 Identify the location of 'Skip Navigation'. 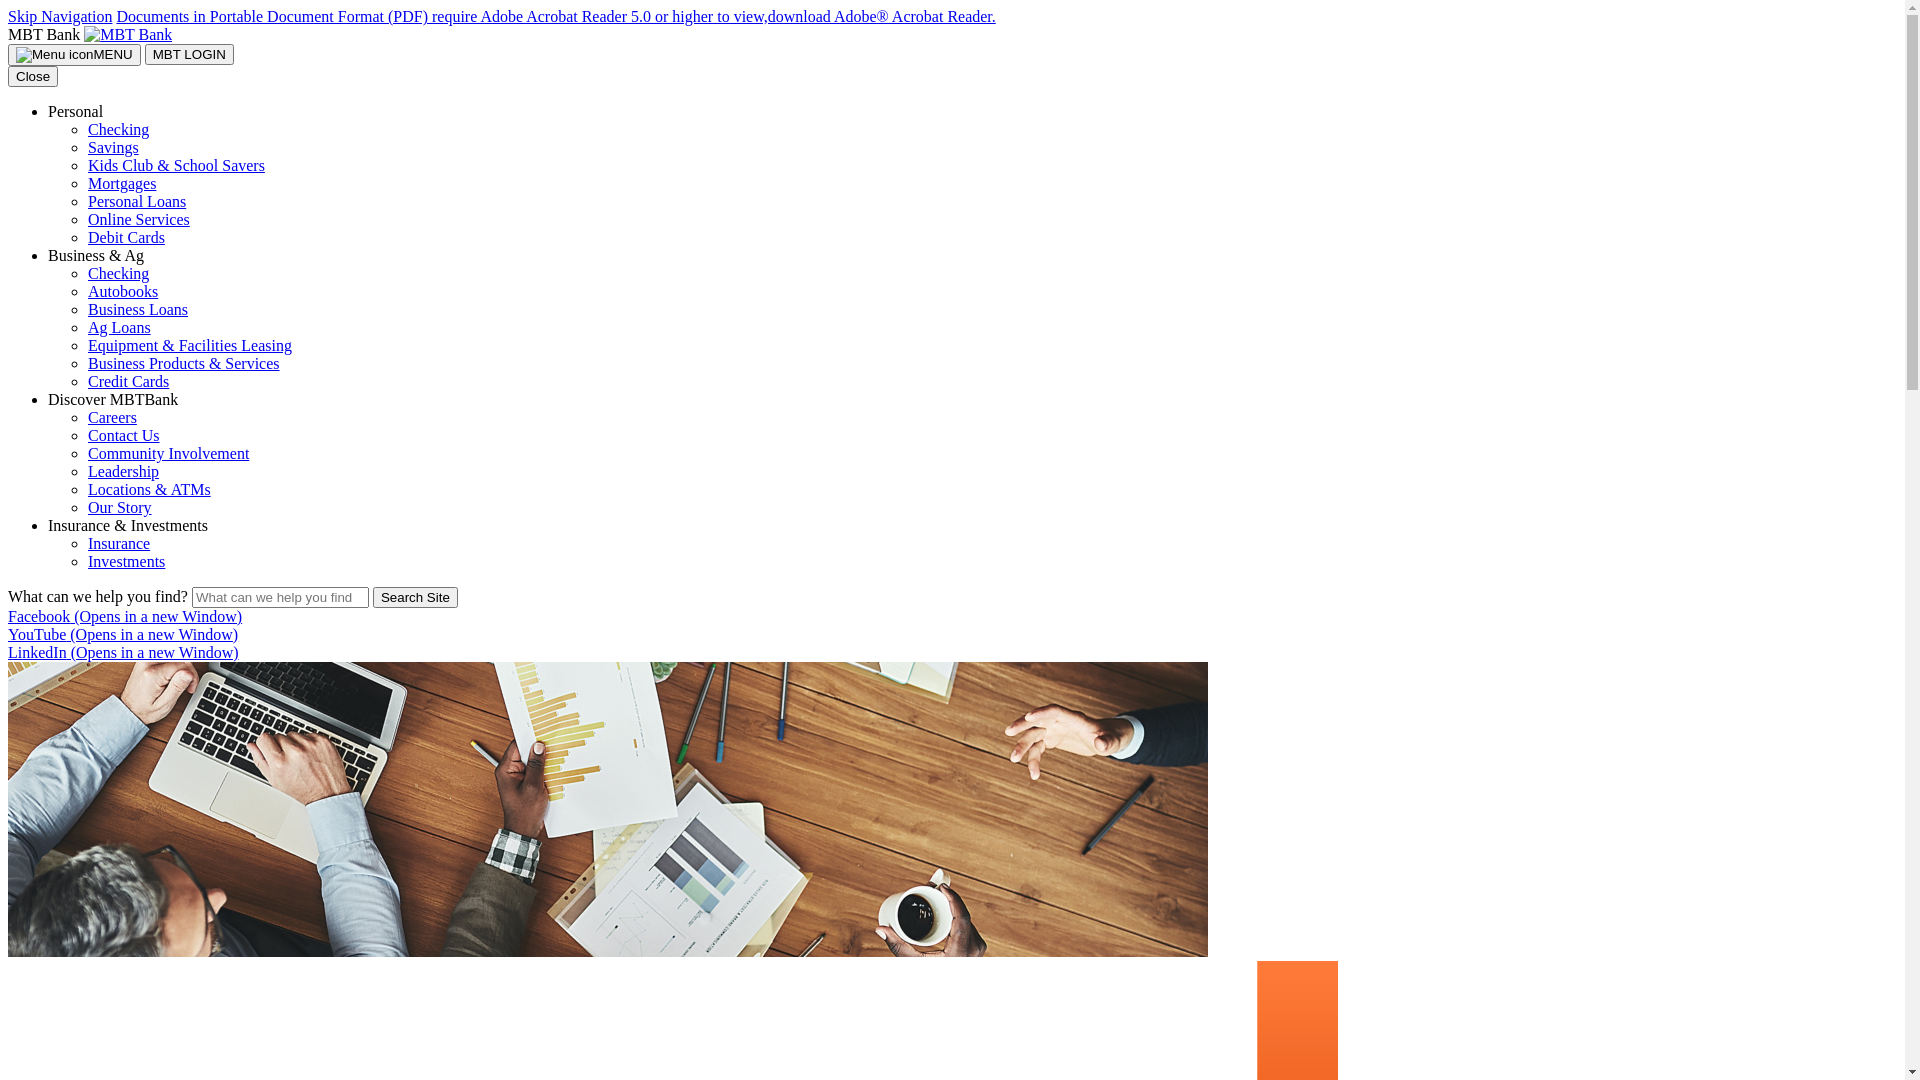
(59, 16).